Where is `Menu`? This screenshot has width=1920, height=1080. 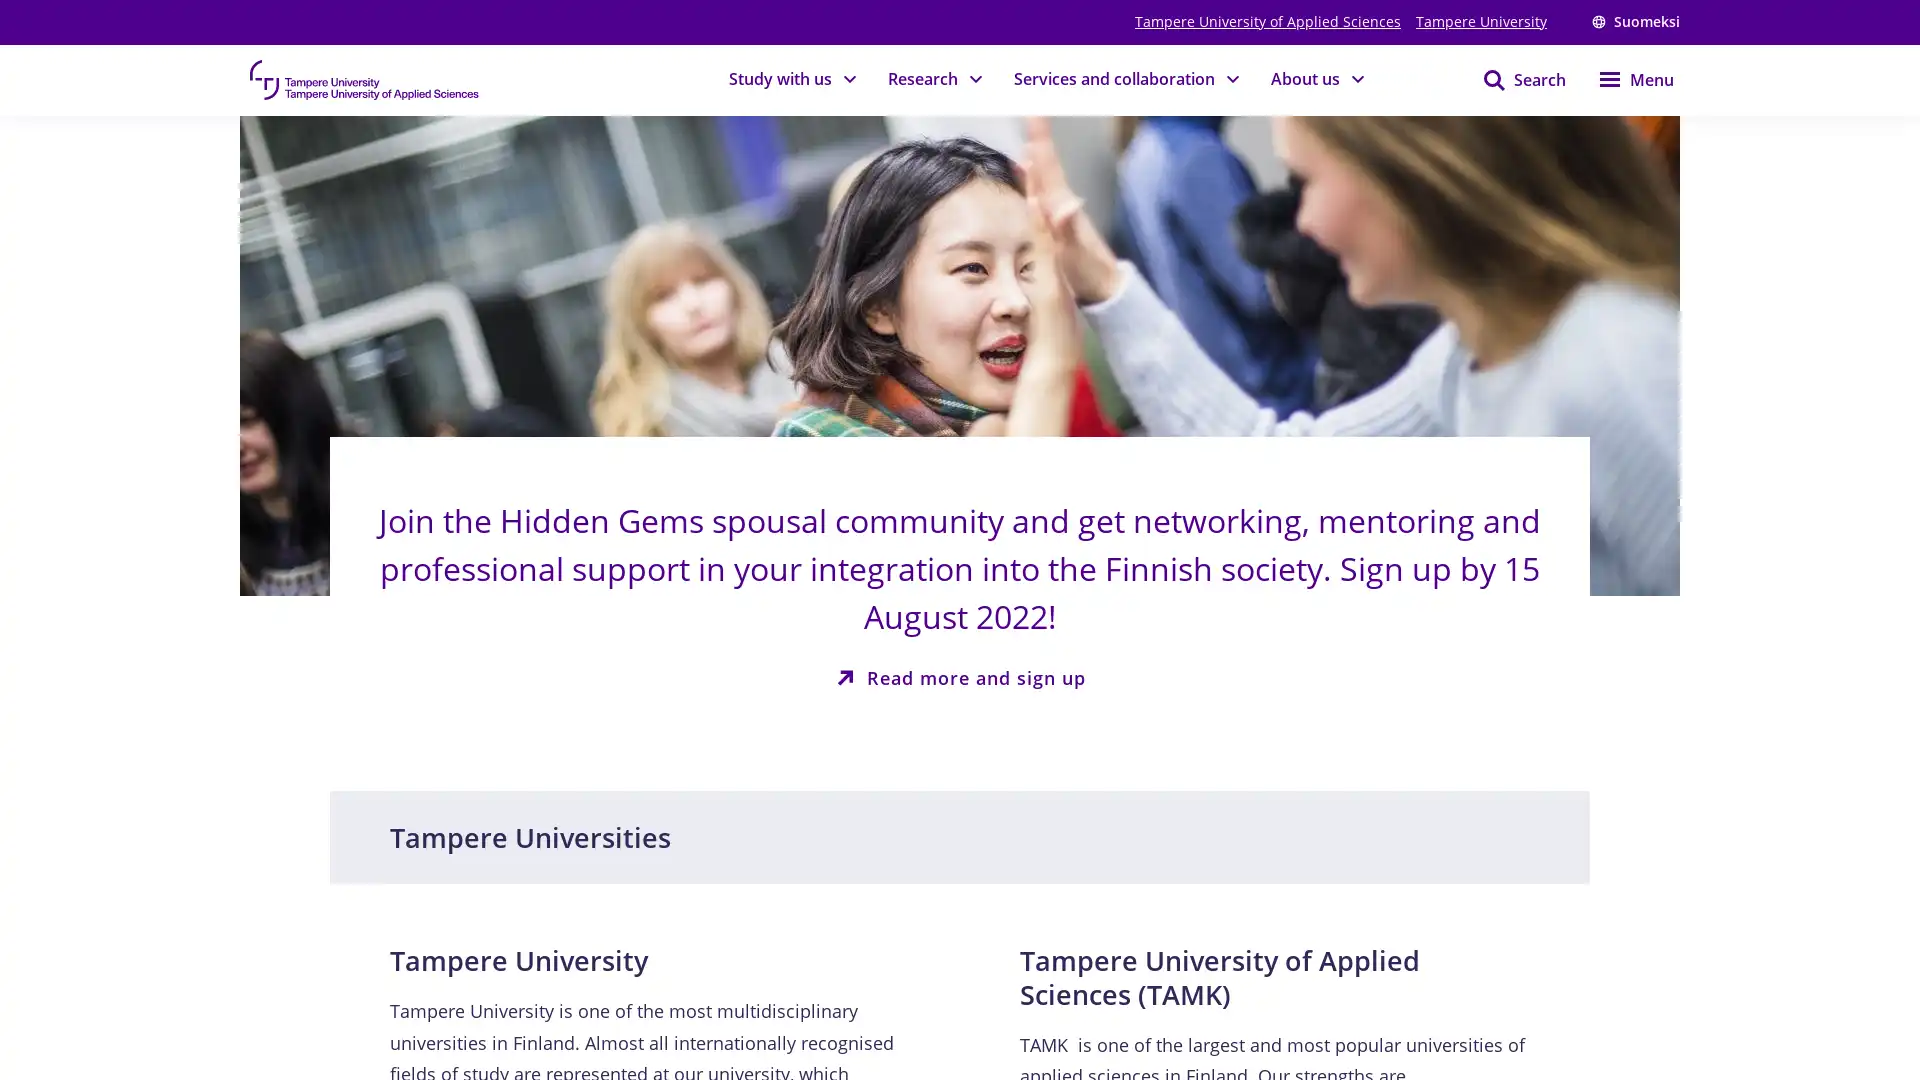 Menu is located at coordinates (1636, 79).